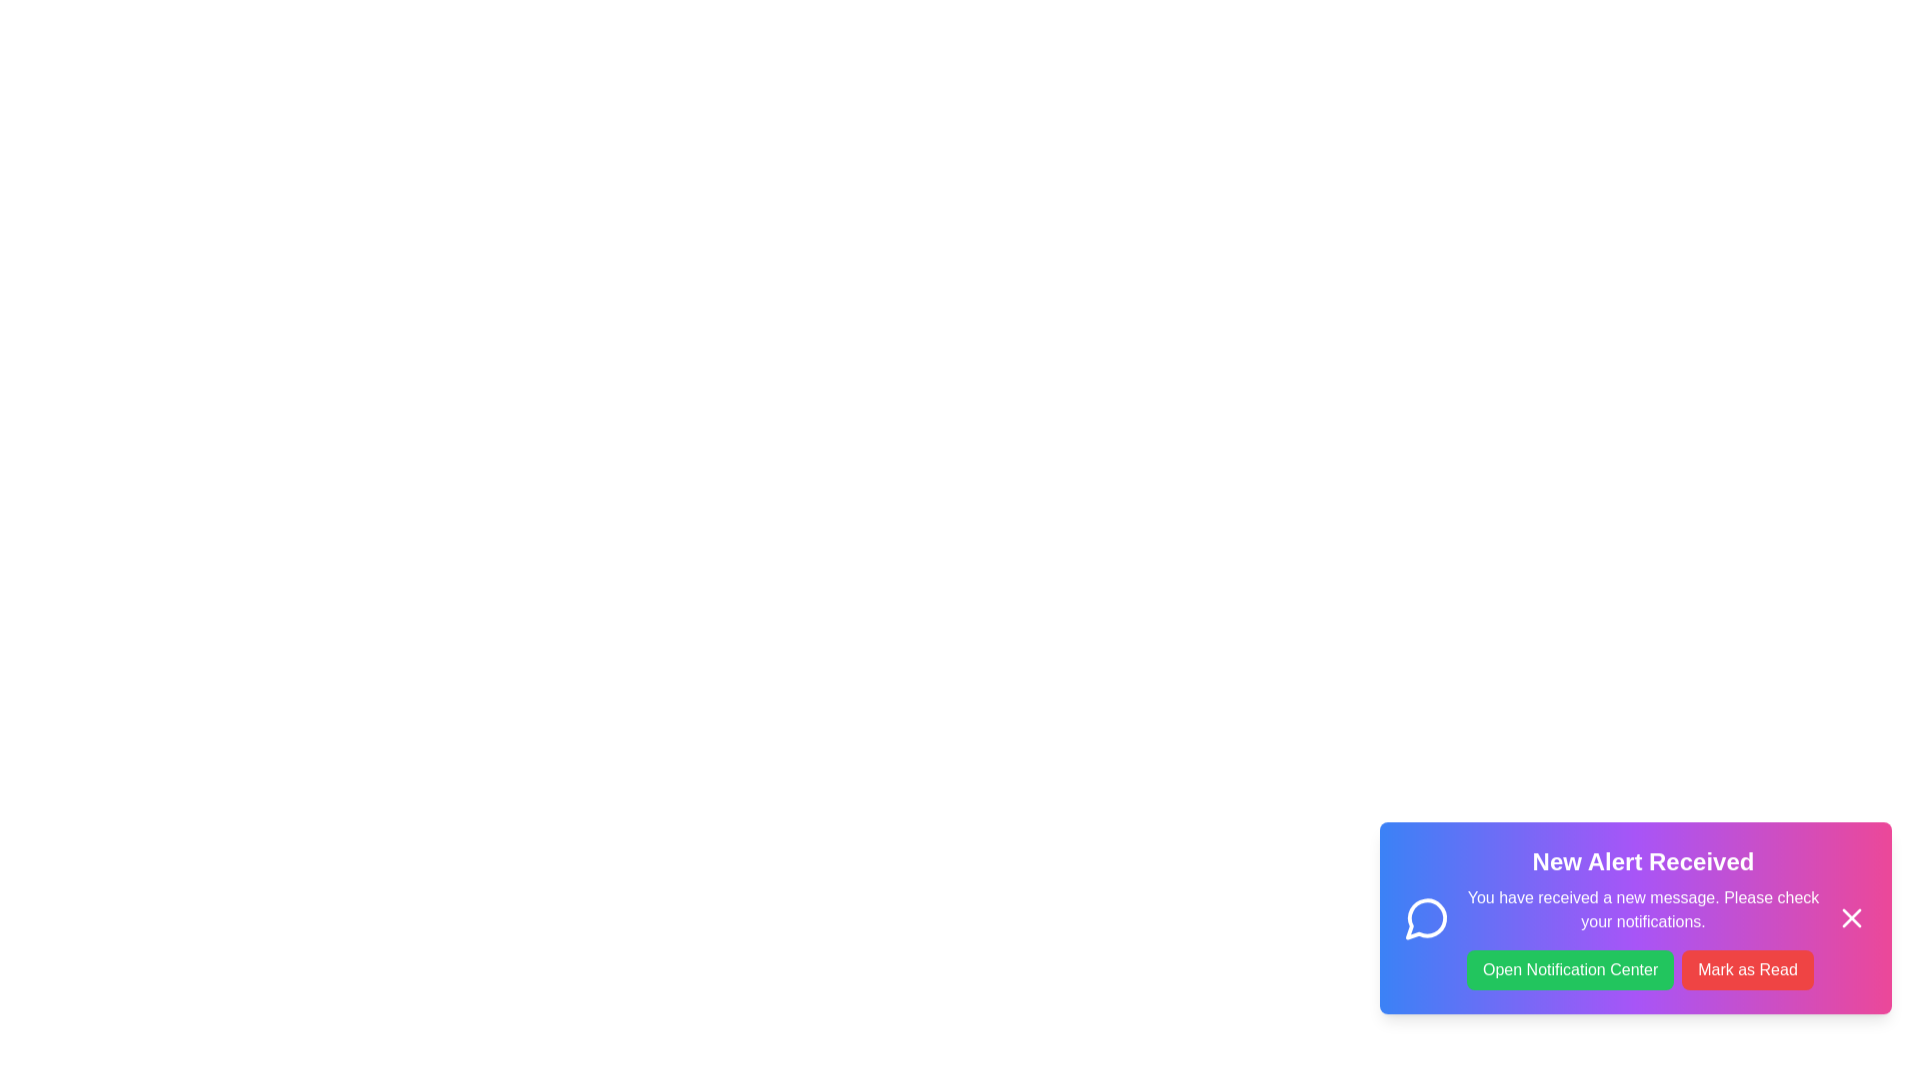  Describe the element at coordinates (1569, 988) in the screenshot. I see `the 'Open Notification Center' button to navigate to the Notification Center` at that location.